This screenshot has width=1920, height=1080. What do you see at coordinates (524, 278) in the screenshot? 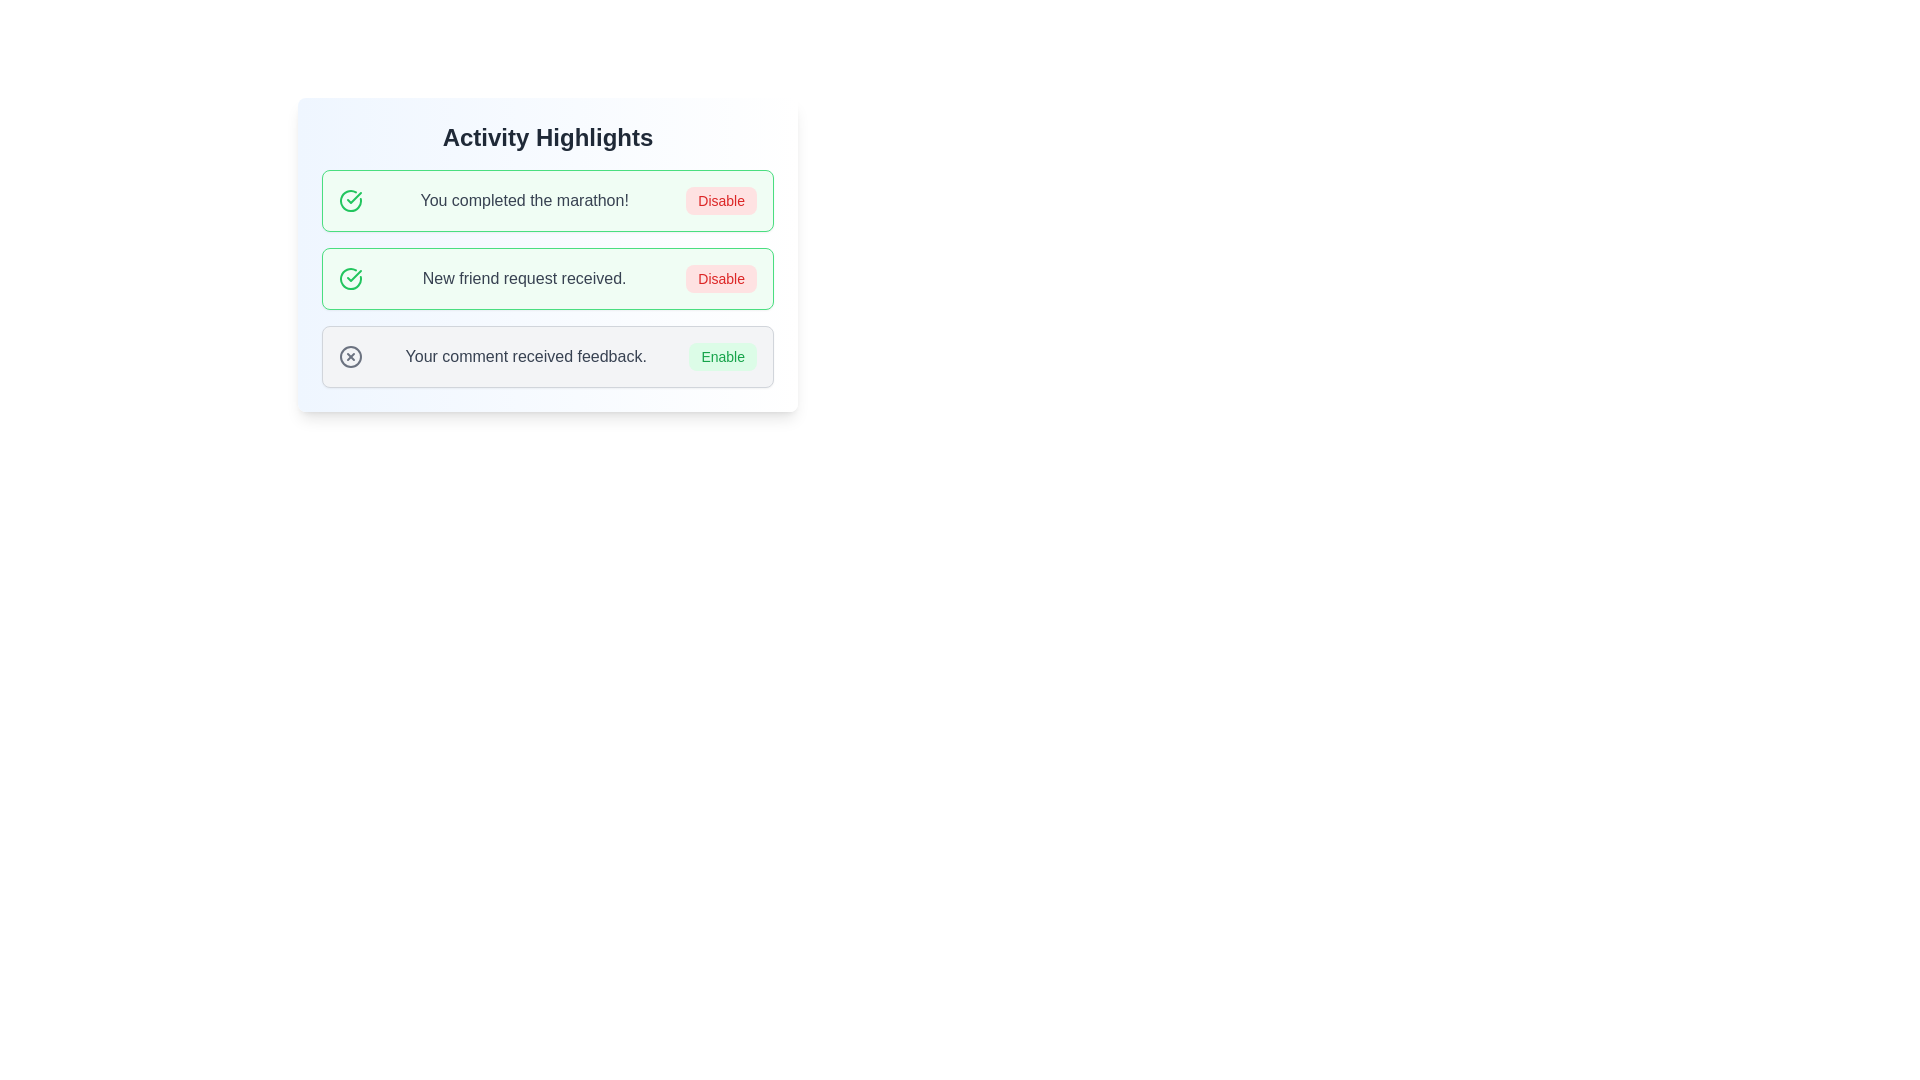
I see `the informational feedback text label notifying about a new friend request, located in the second notification box within the 'Activity Highlights' section, horizontally centered and to the left of the 'Disable' button` at bounding box center [524, 278].